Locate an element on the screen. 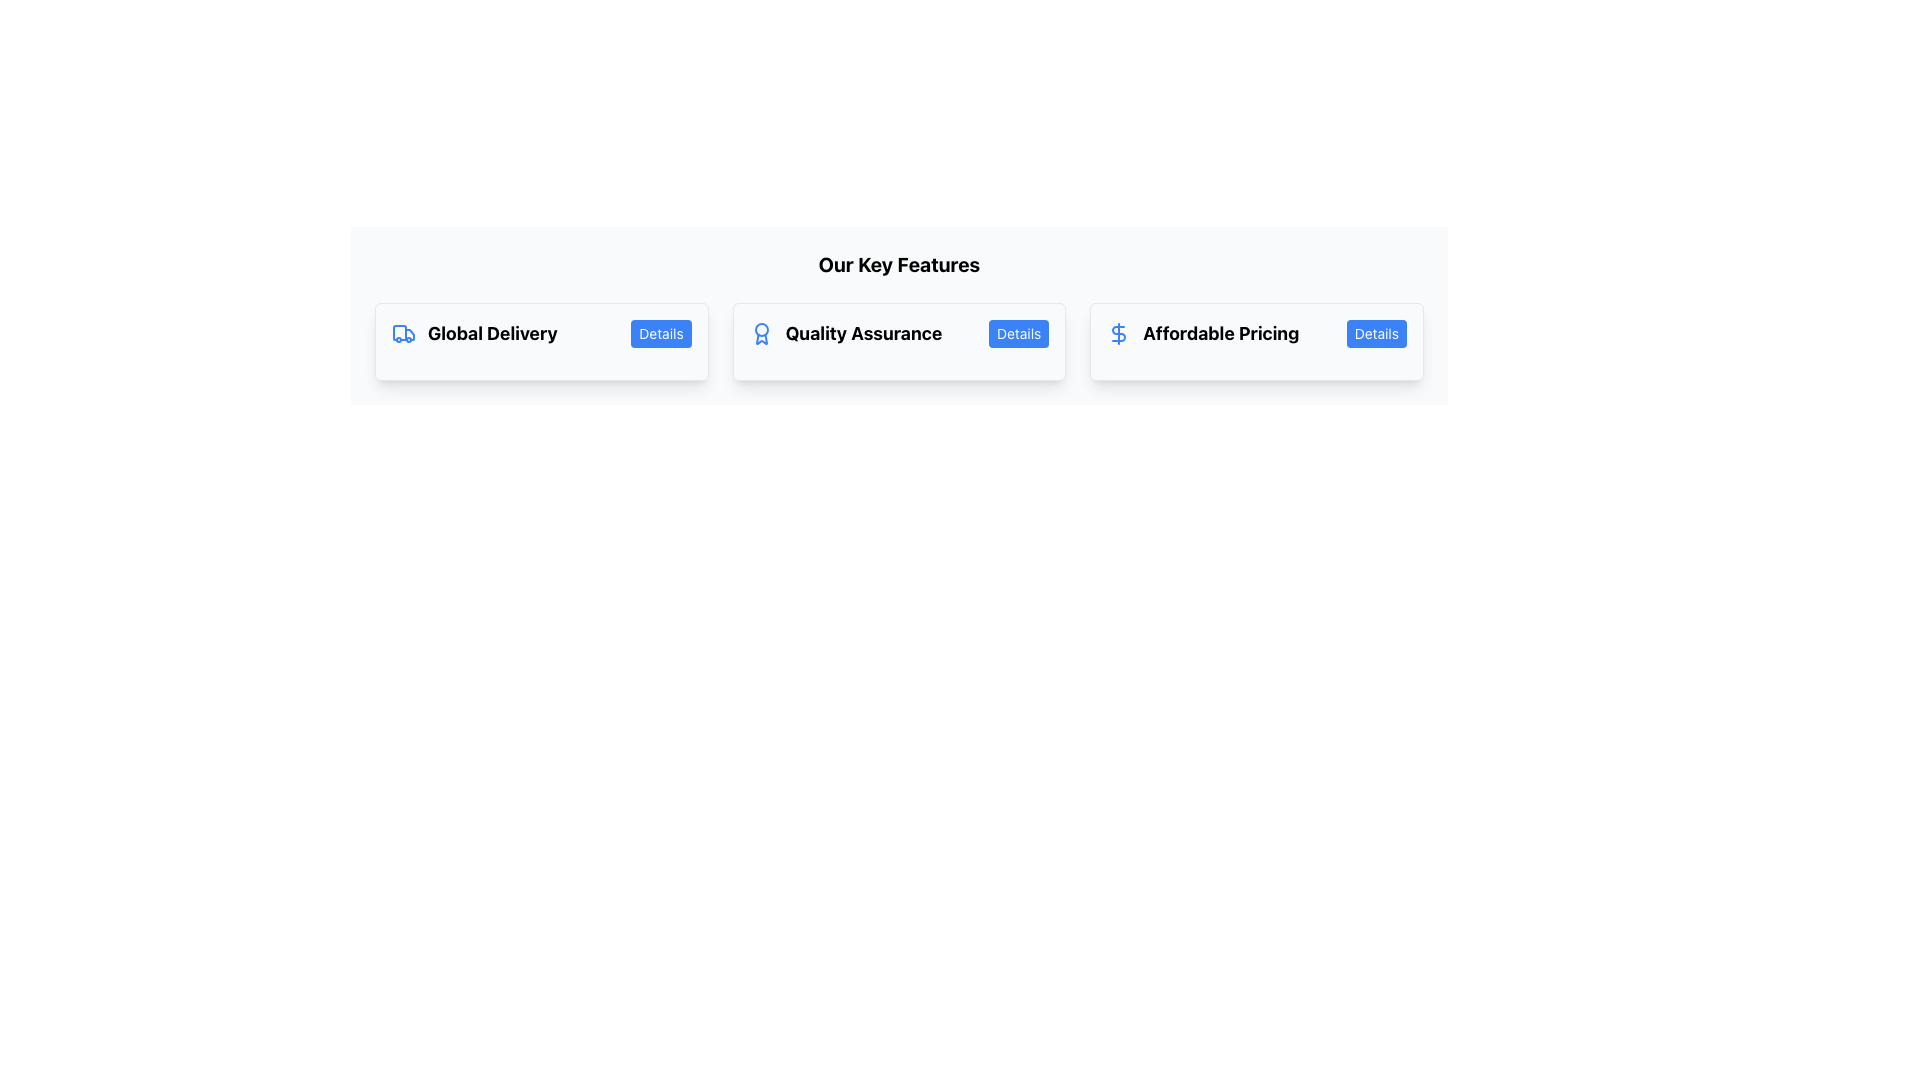  the Feature Highlight Section for 'Quality Assurance' is located at coordinates (898, 341).